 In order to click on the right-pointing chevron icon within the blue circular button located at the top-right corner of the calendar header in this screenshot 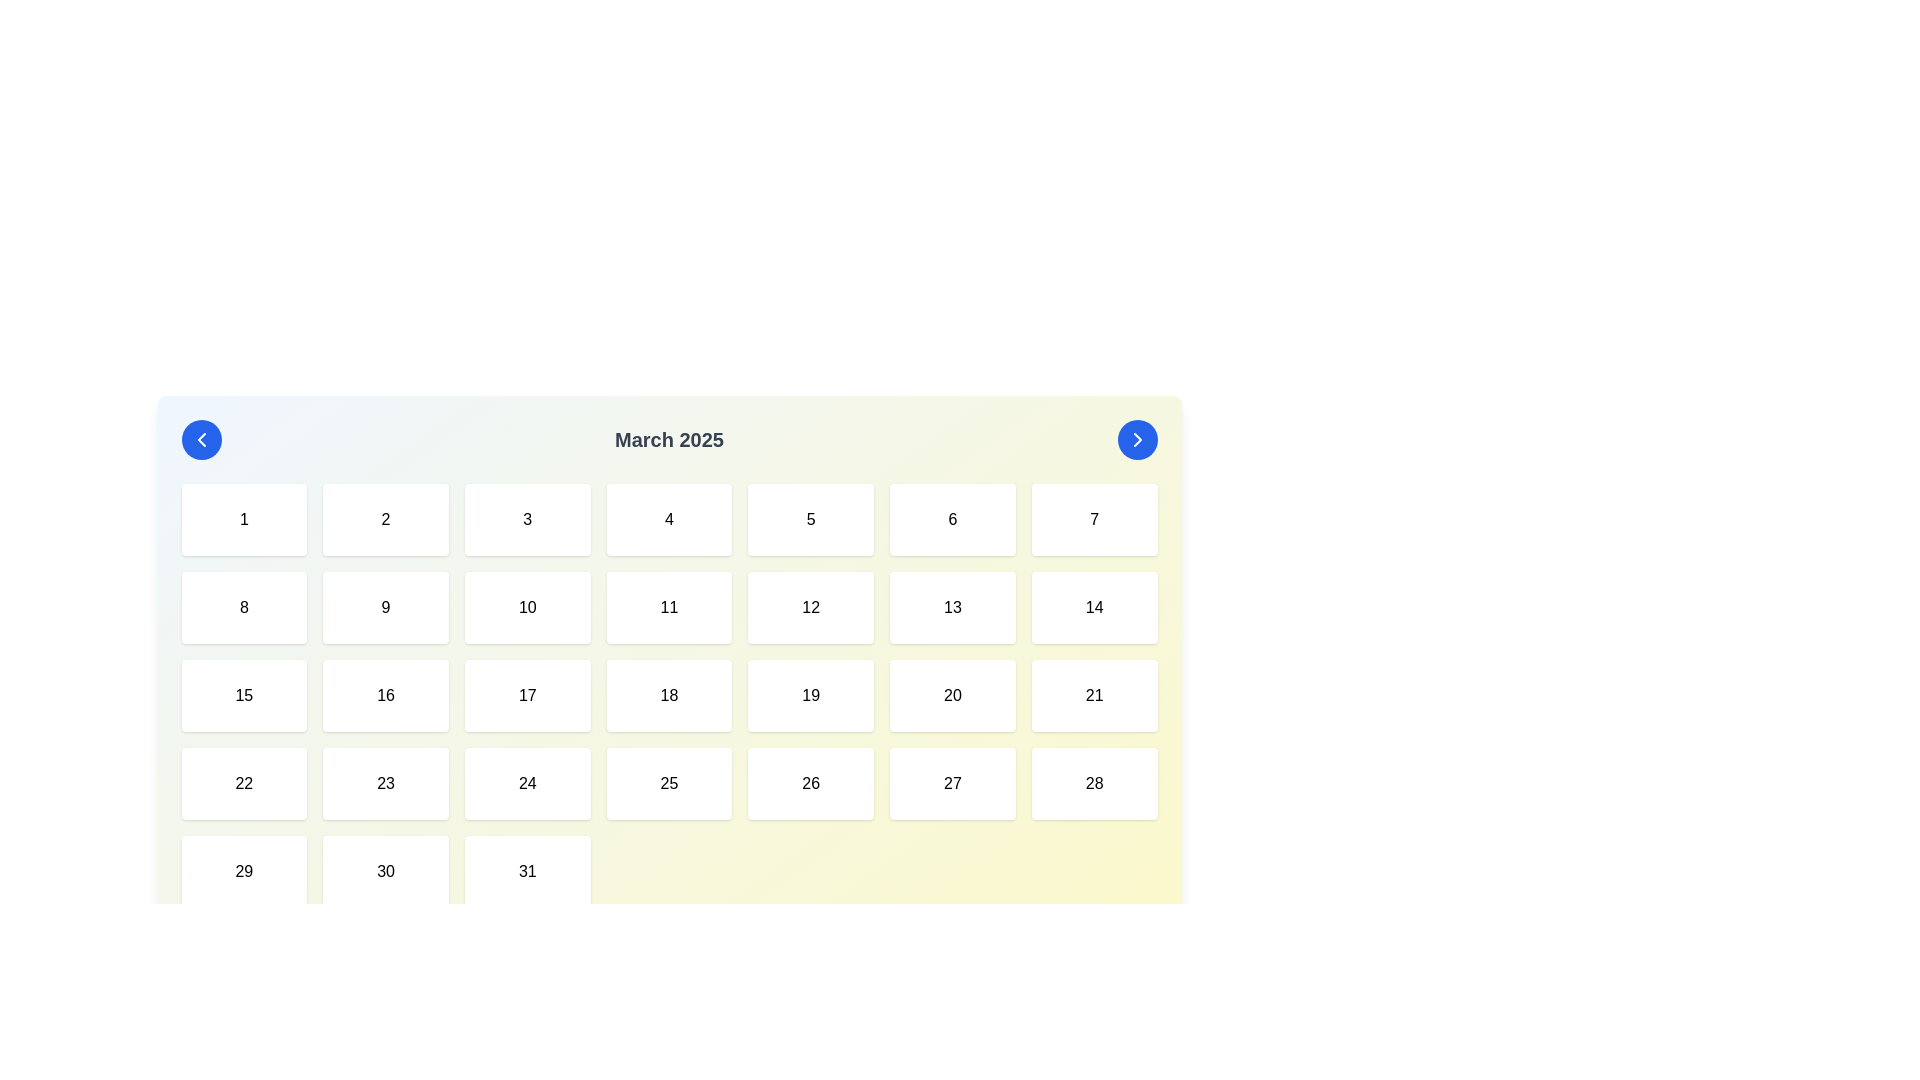, I will do `click(1137, 438)`.